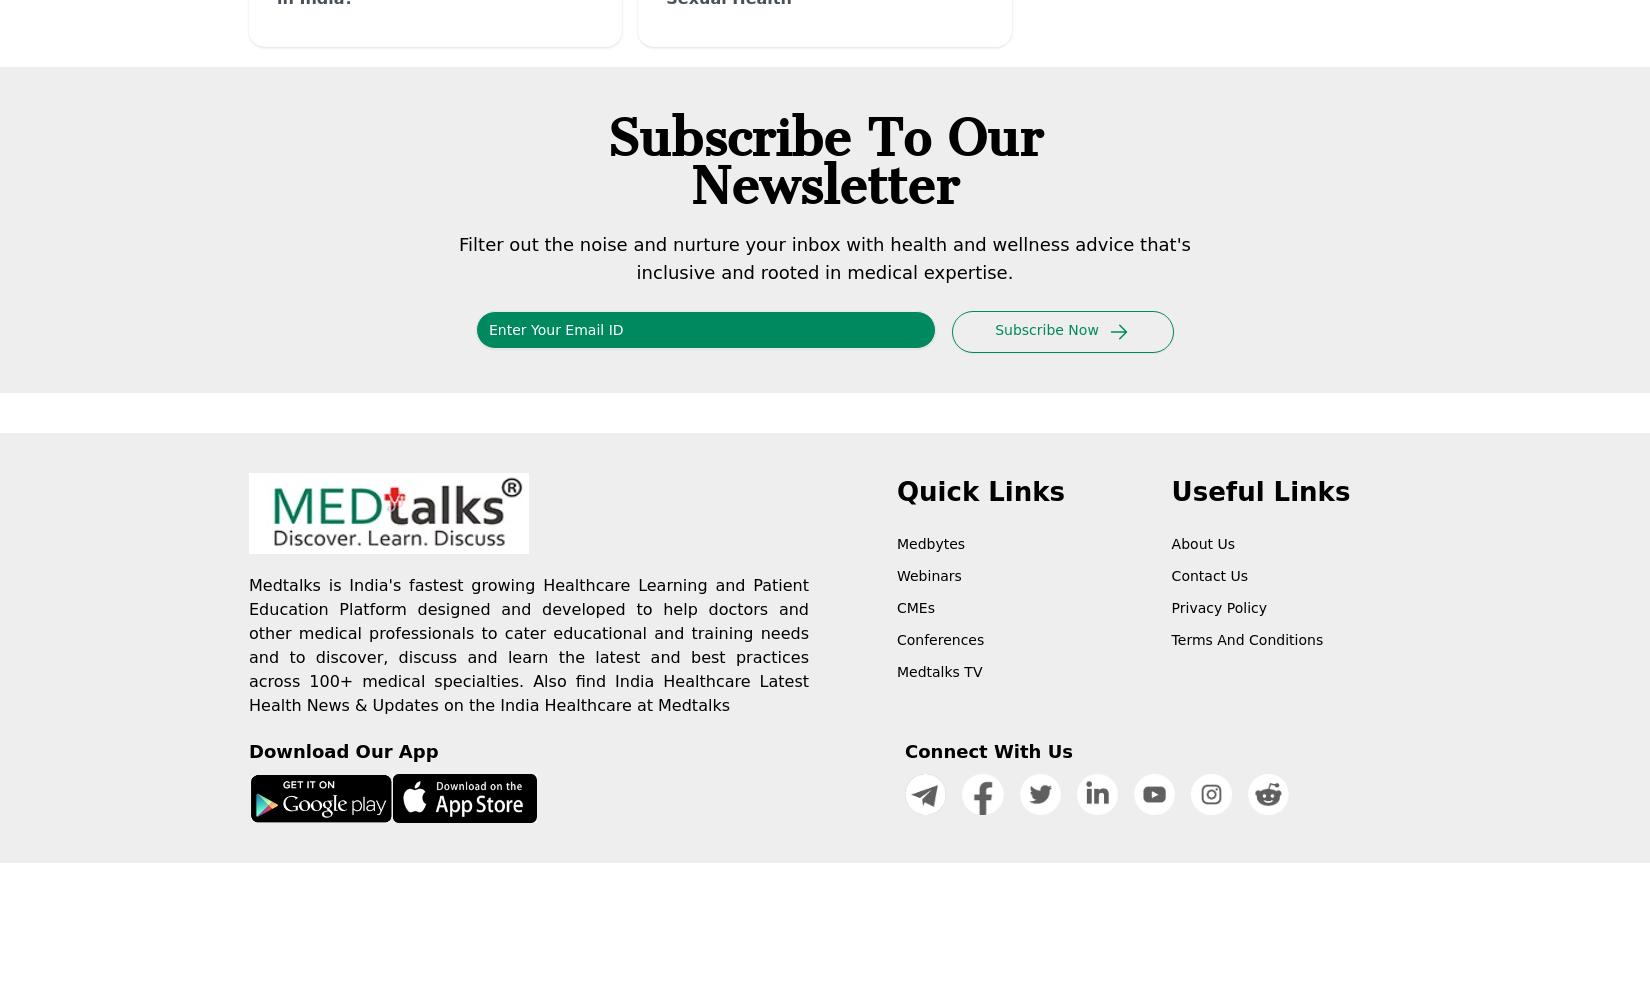 Image resolution: width=1650 pixels, height=1000 pixels. I want to click on 'Conferences', so click(940, 639).